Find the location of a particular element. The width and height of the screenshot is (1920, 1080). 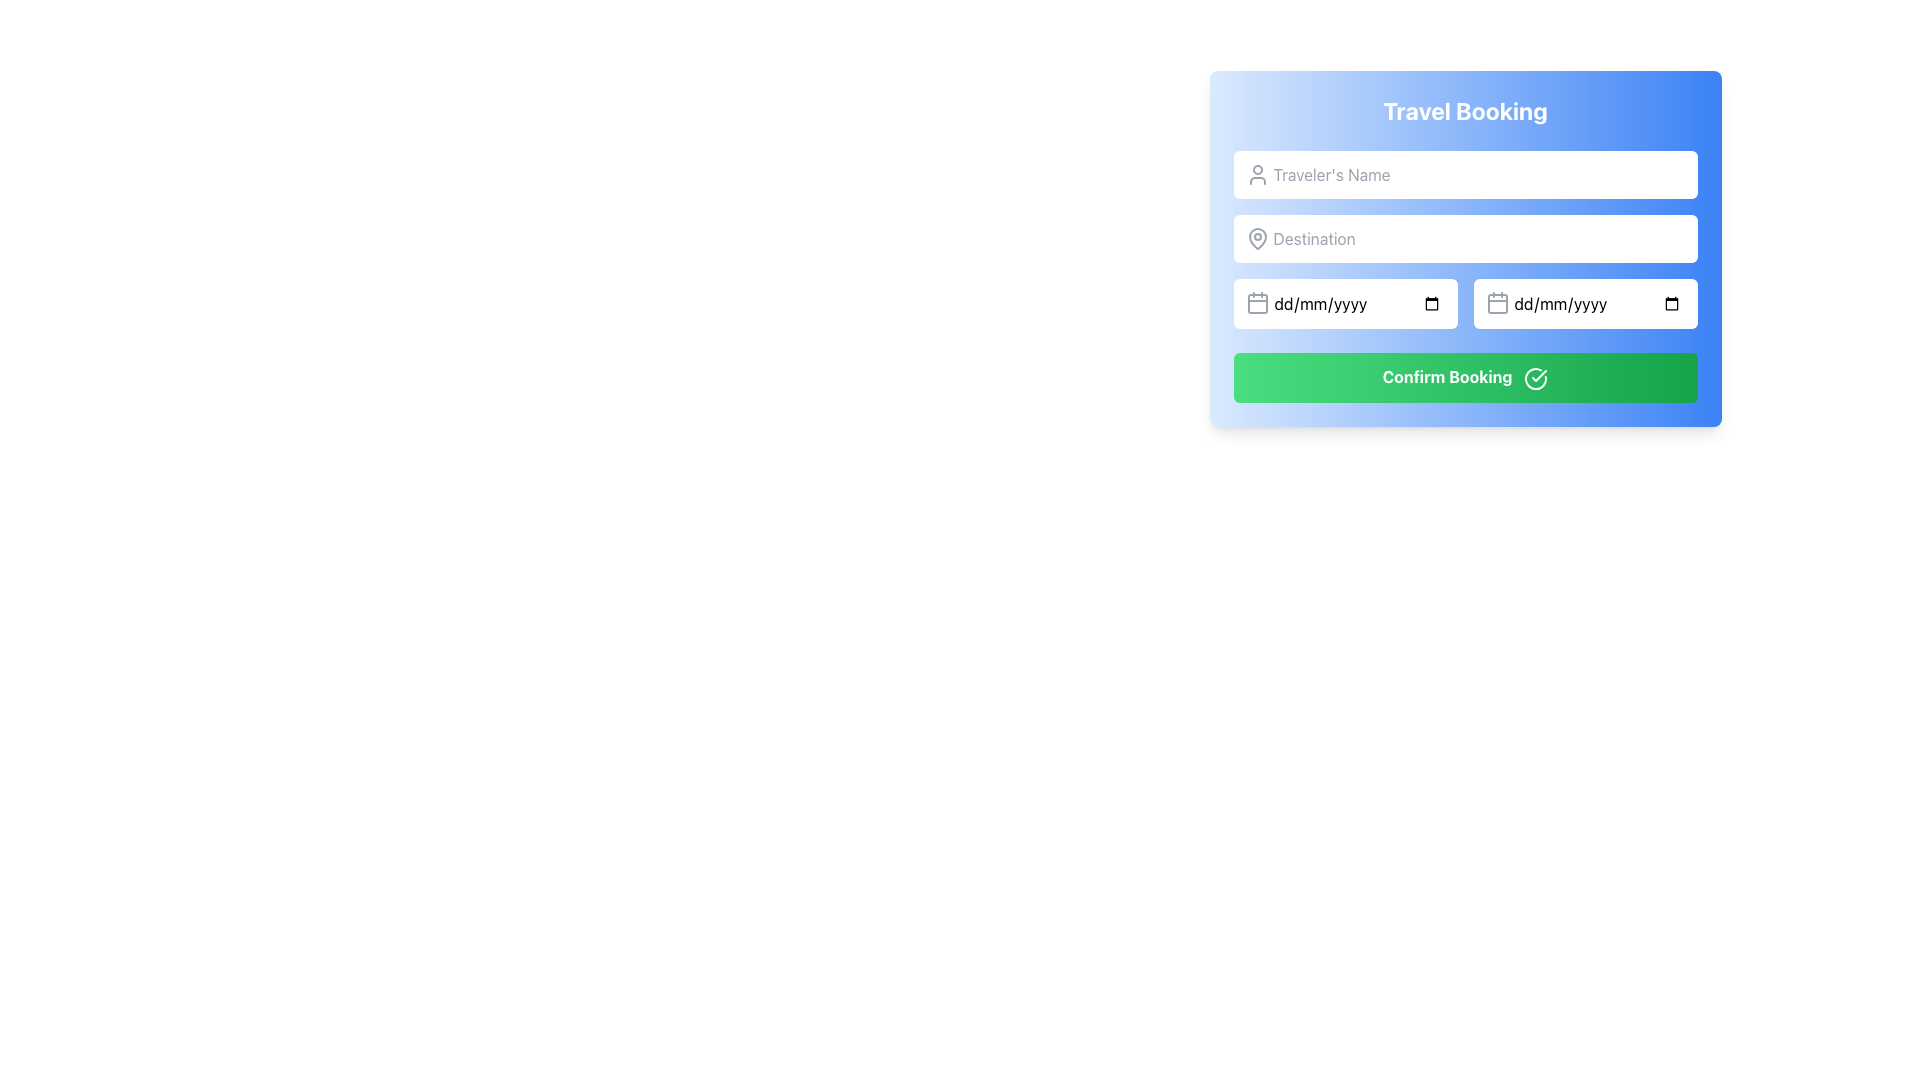

the circular checkmark icon with a bold outline and green color located to the right of the 'Confirm Booking' text within the green button at the bottom of the interface is located at coordinates (1535, 378).